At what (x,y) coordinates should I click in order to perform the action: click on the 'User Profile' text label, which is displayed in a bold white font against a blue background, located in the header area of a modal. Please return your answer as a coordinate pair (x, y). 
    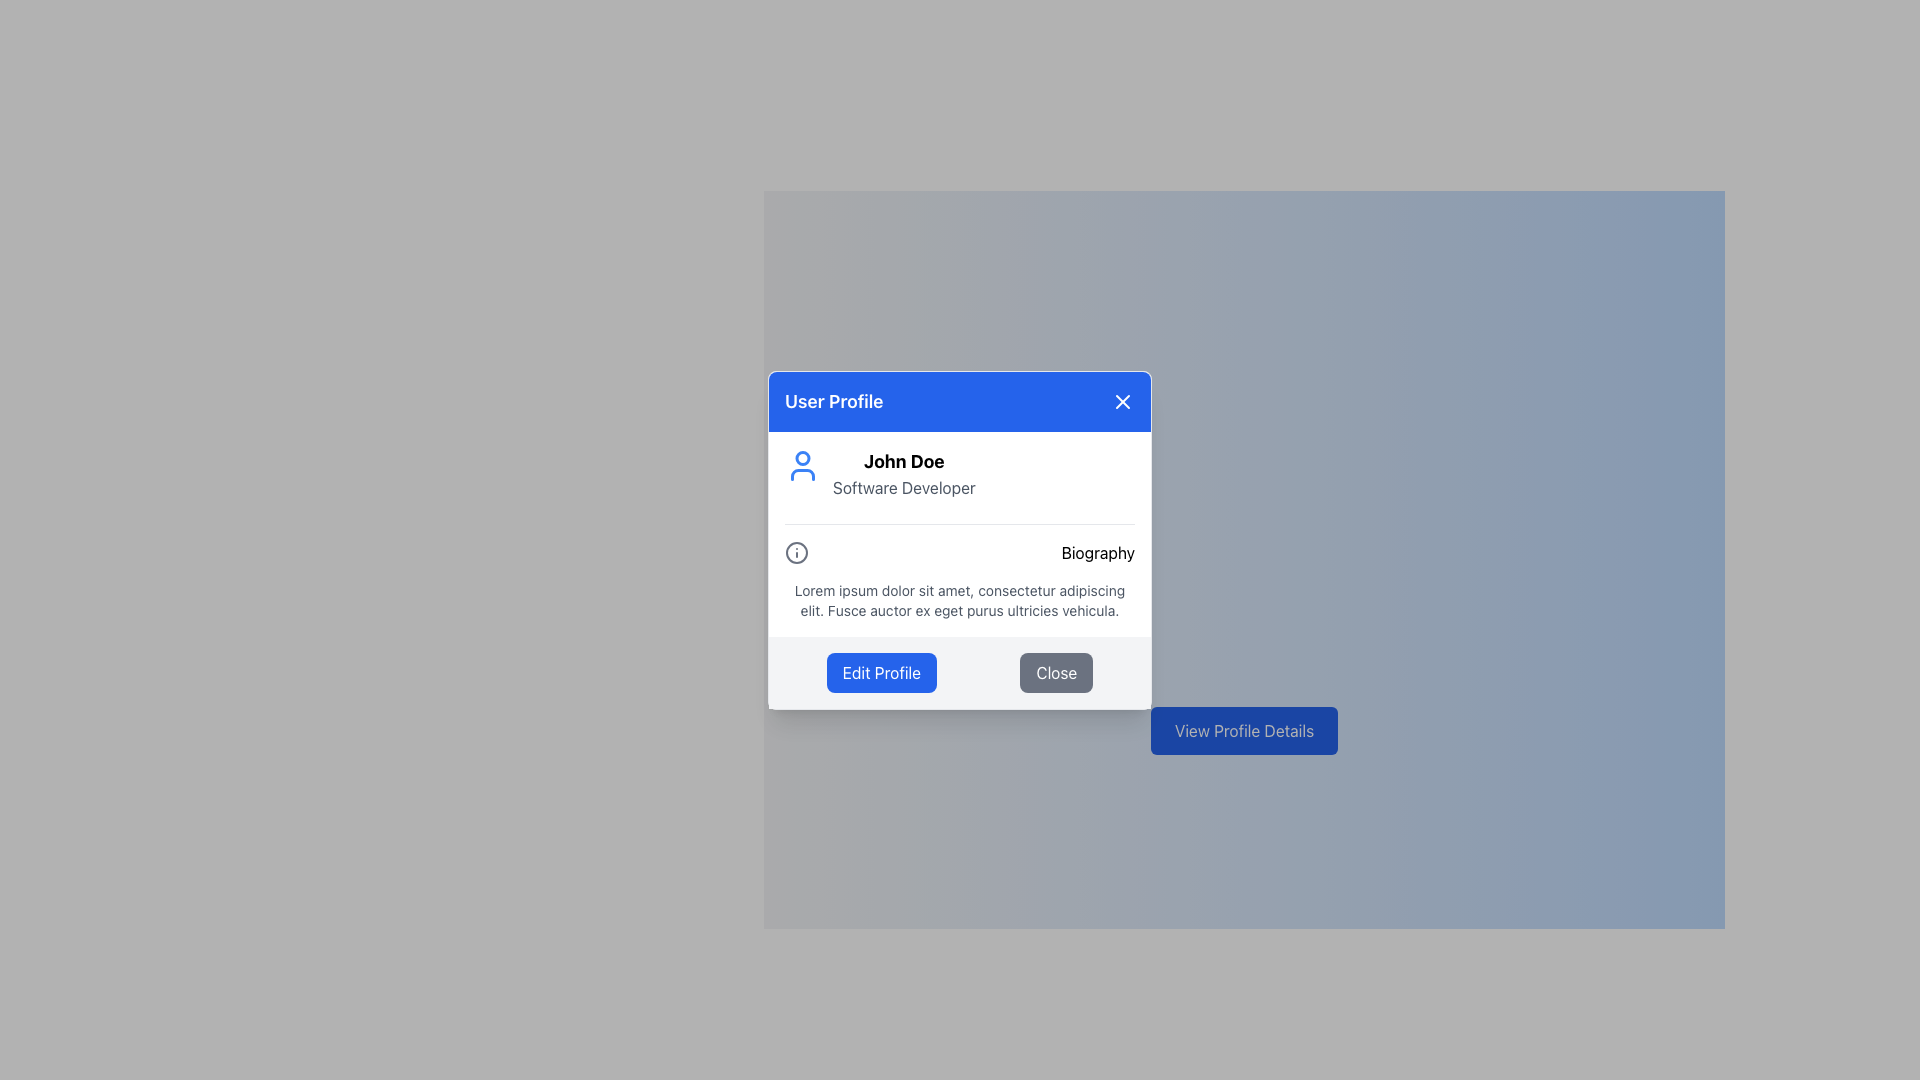
    Looking at the image, I should click on (834, 401).